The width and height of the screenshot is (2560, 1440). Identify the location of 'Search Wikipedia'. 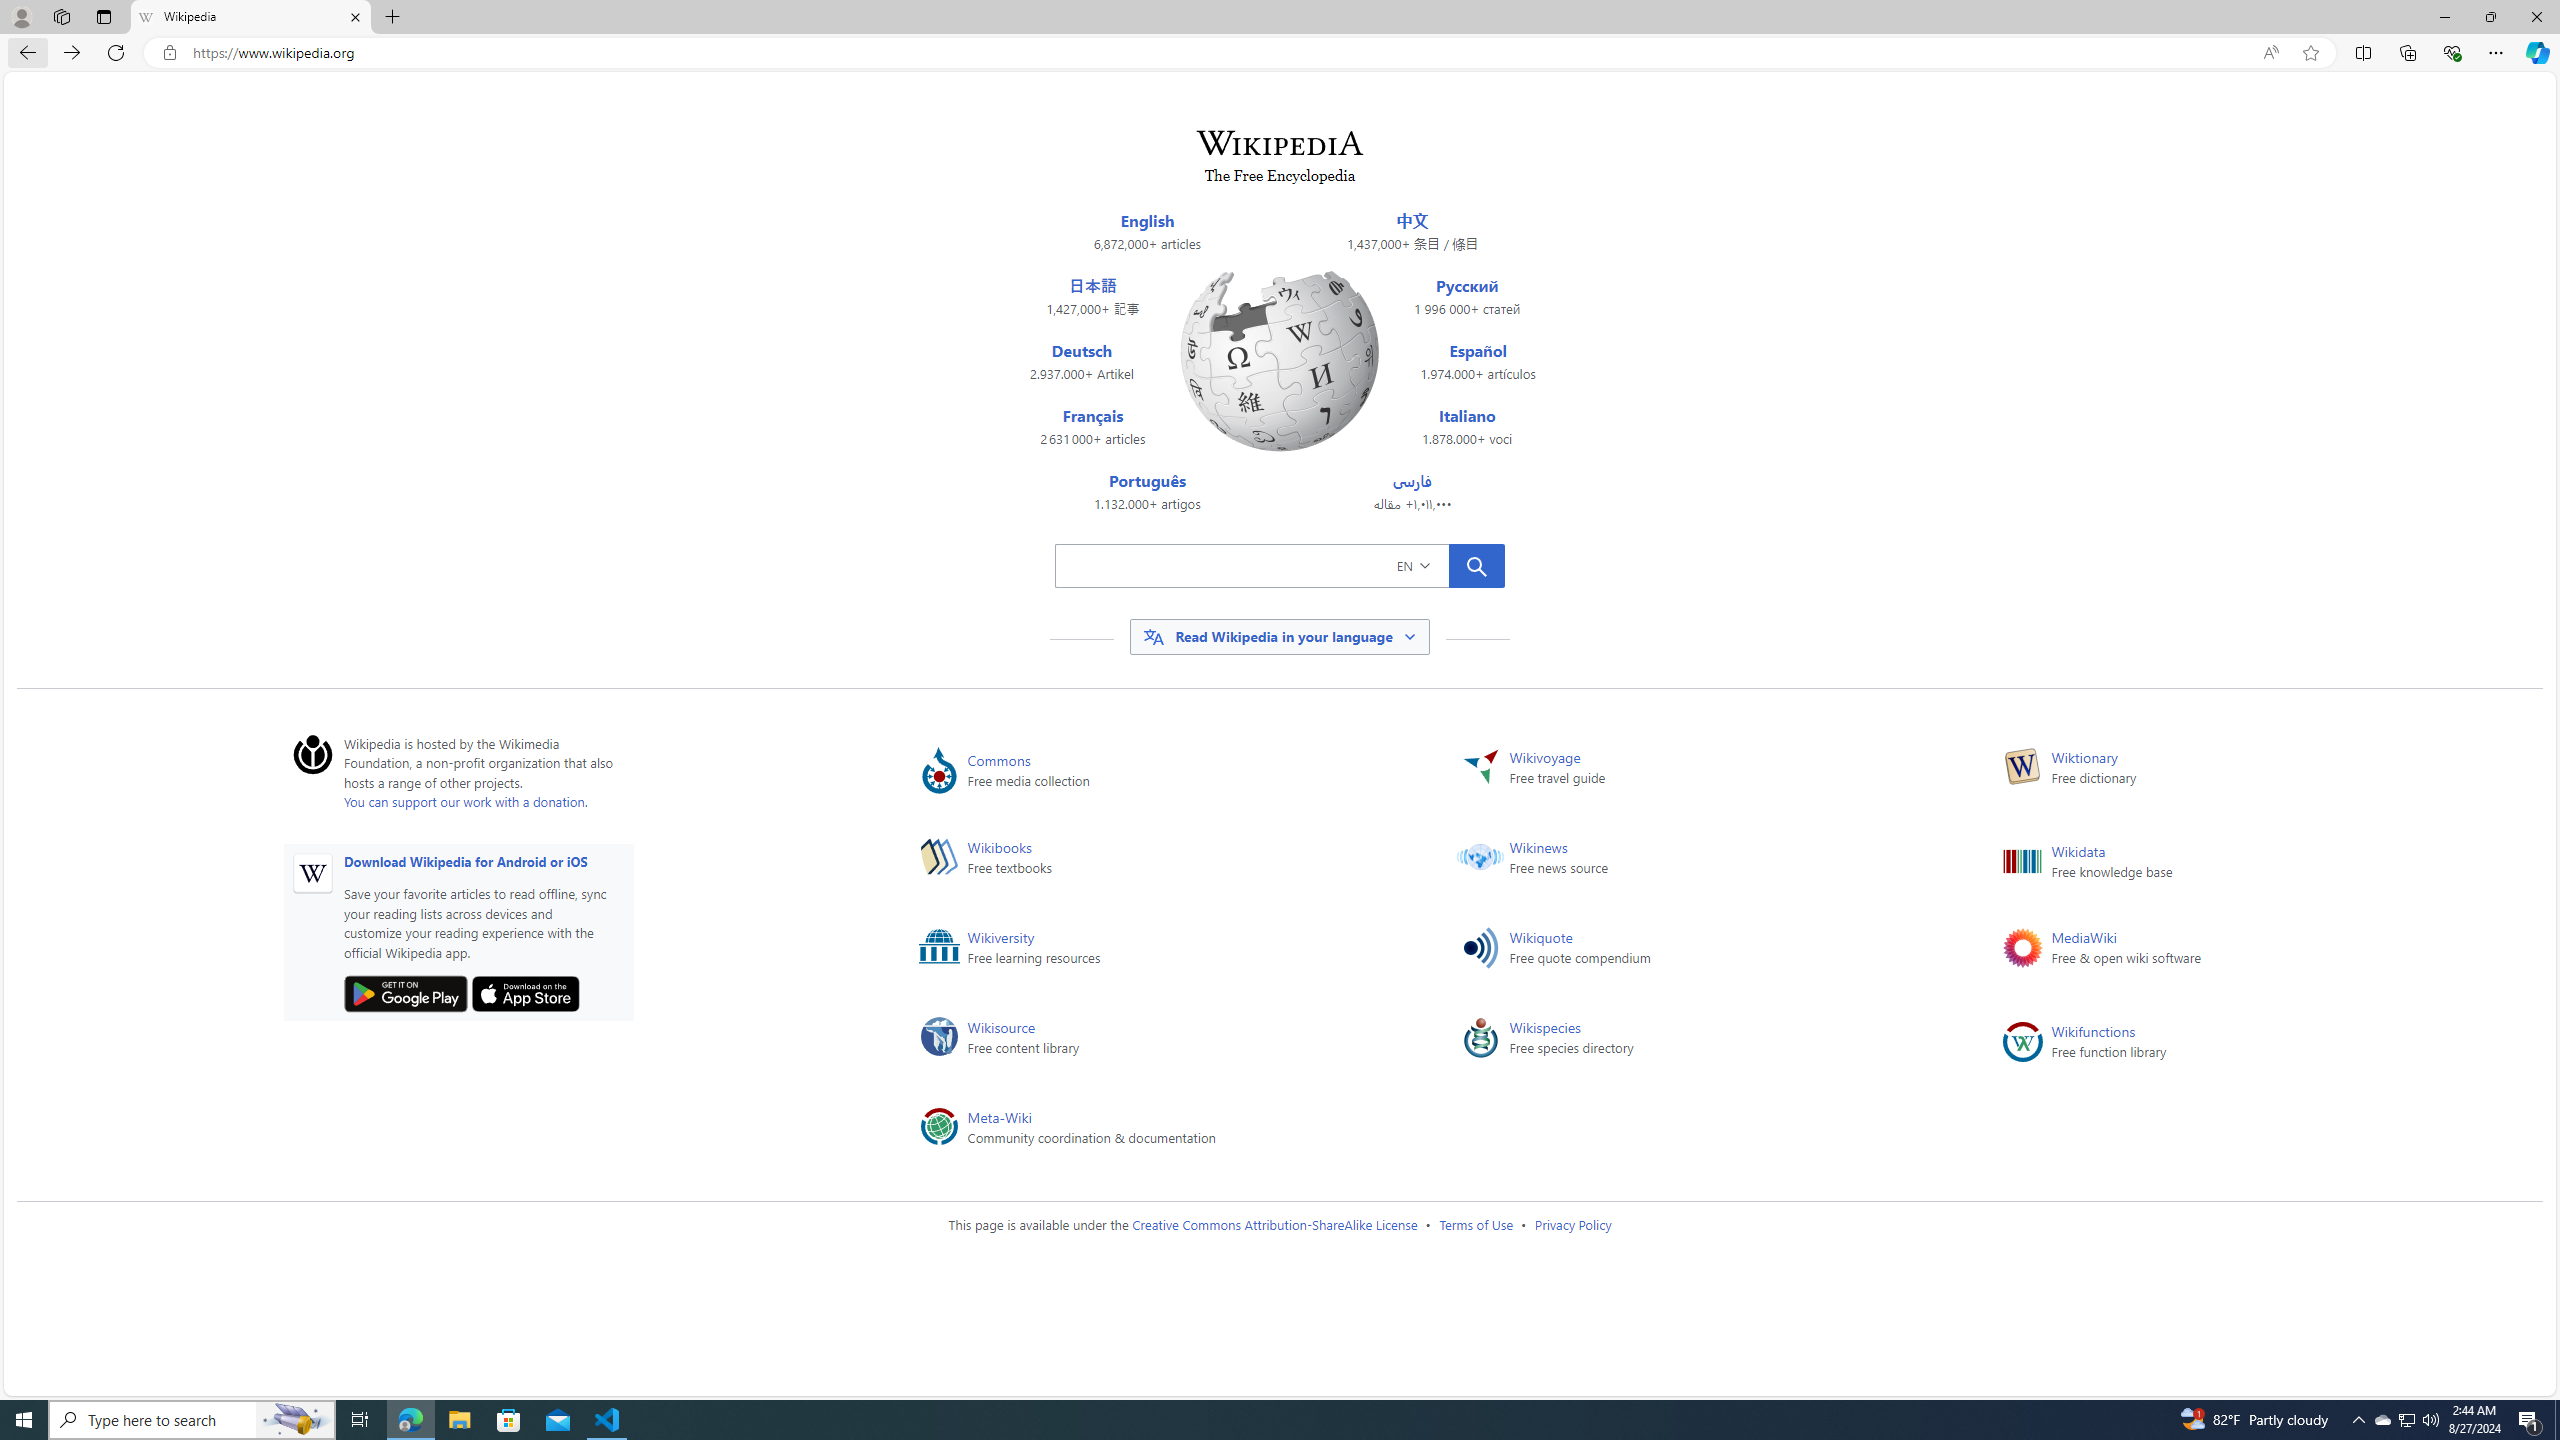
(1251, 564).